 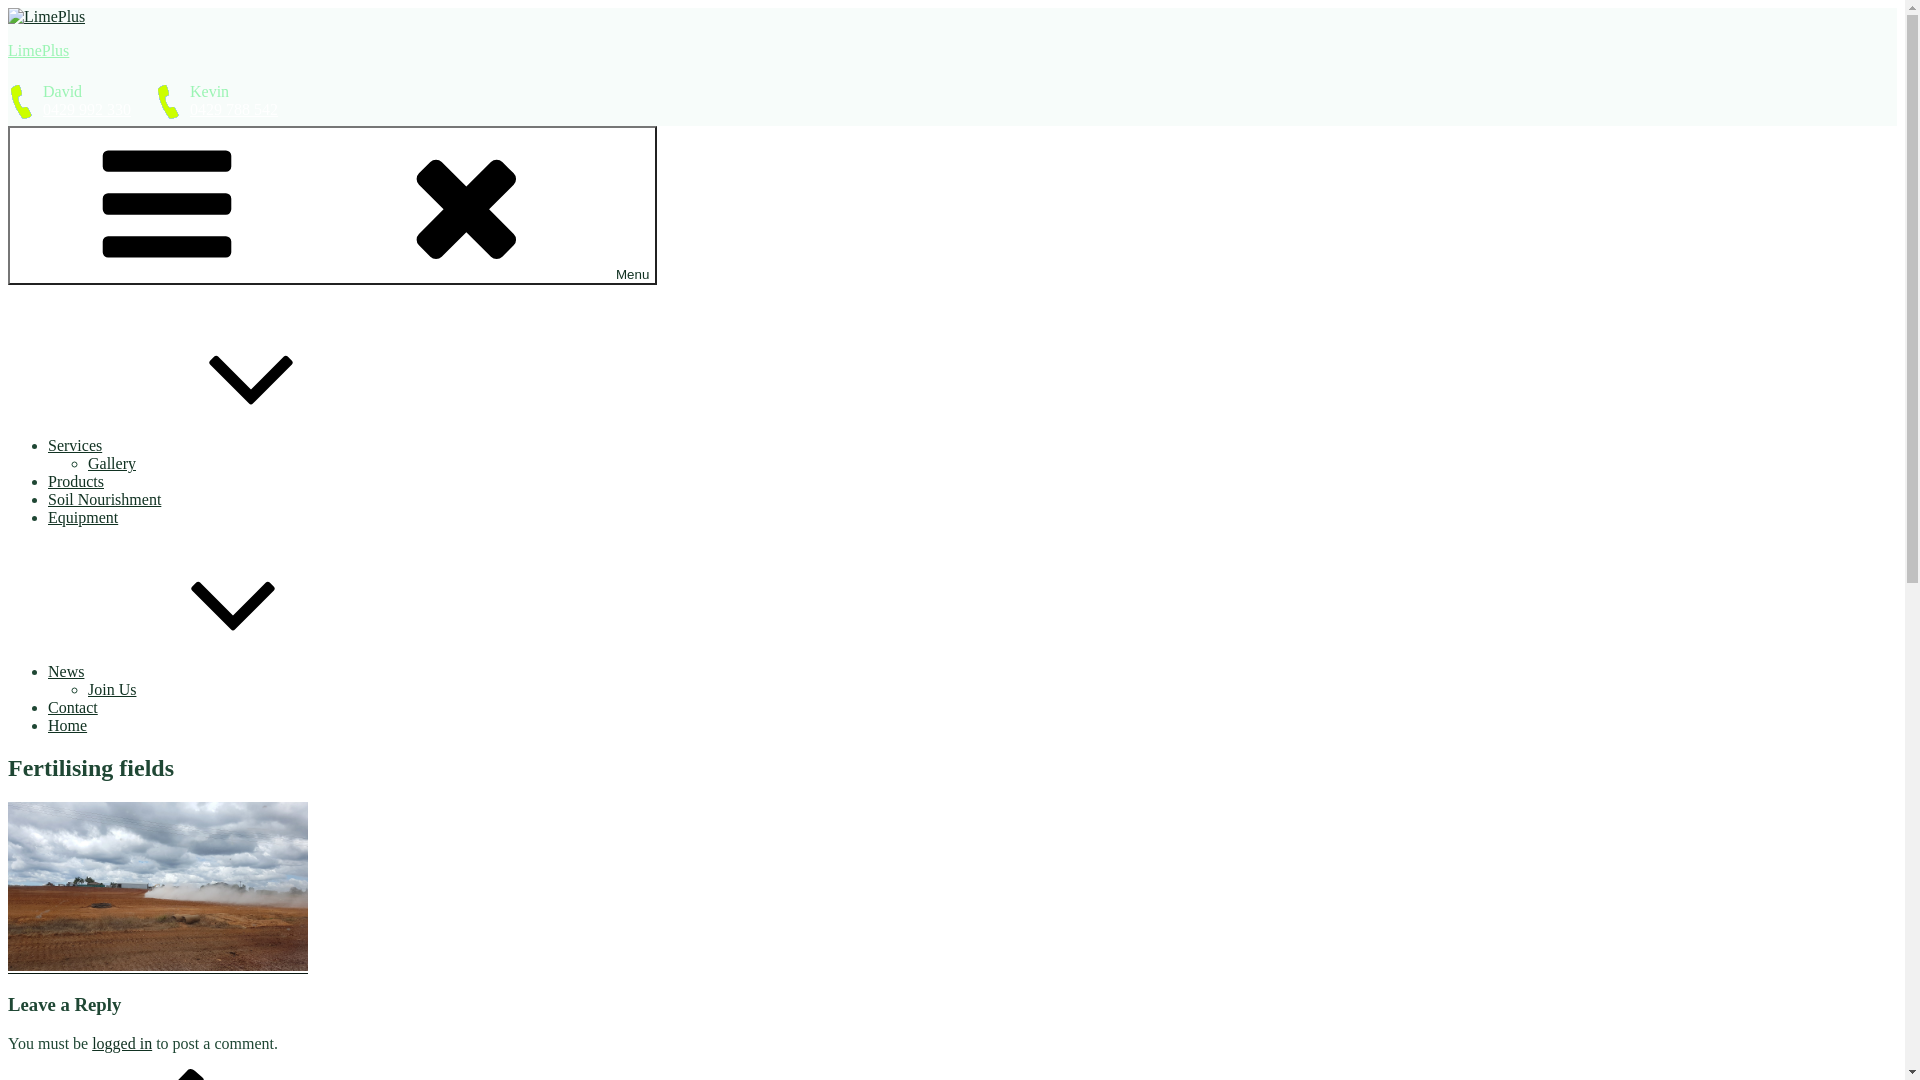 I want to click on 'News', so click(x=216, y=671).